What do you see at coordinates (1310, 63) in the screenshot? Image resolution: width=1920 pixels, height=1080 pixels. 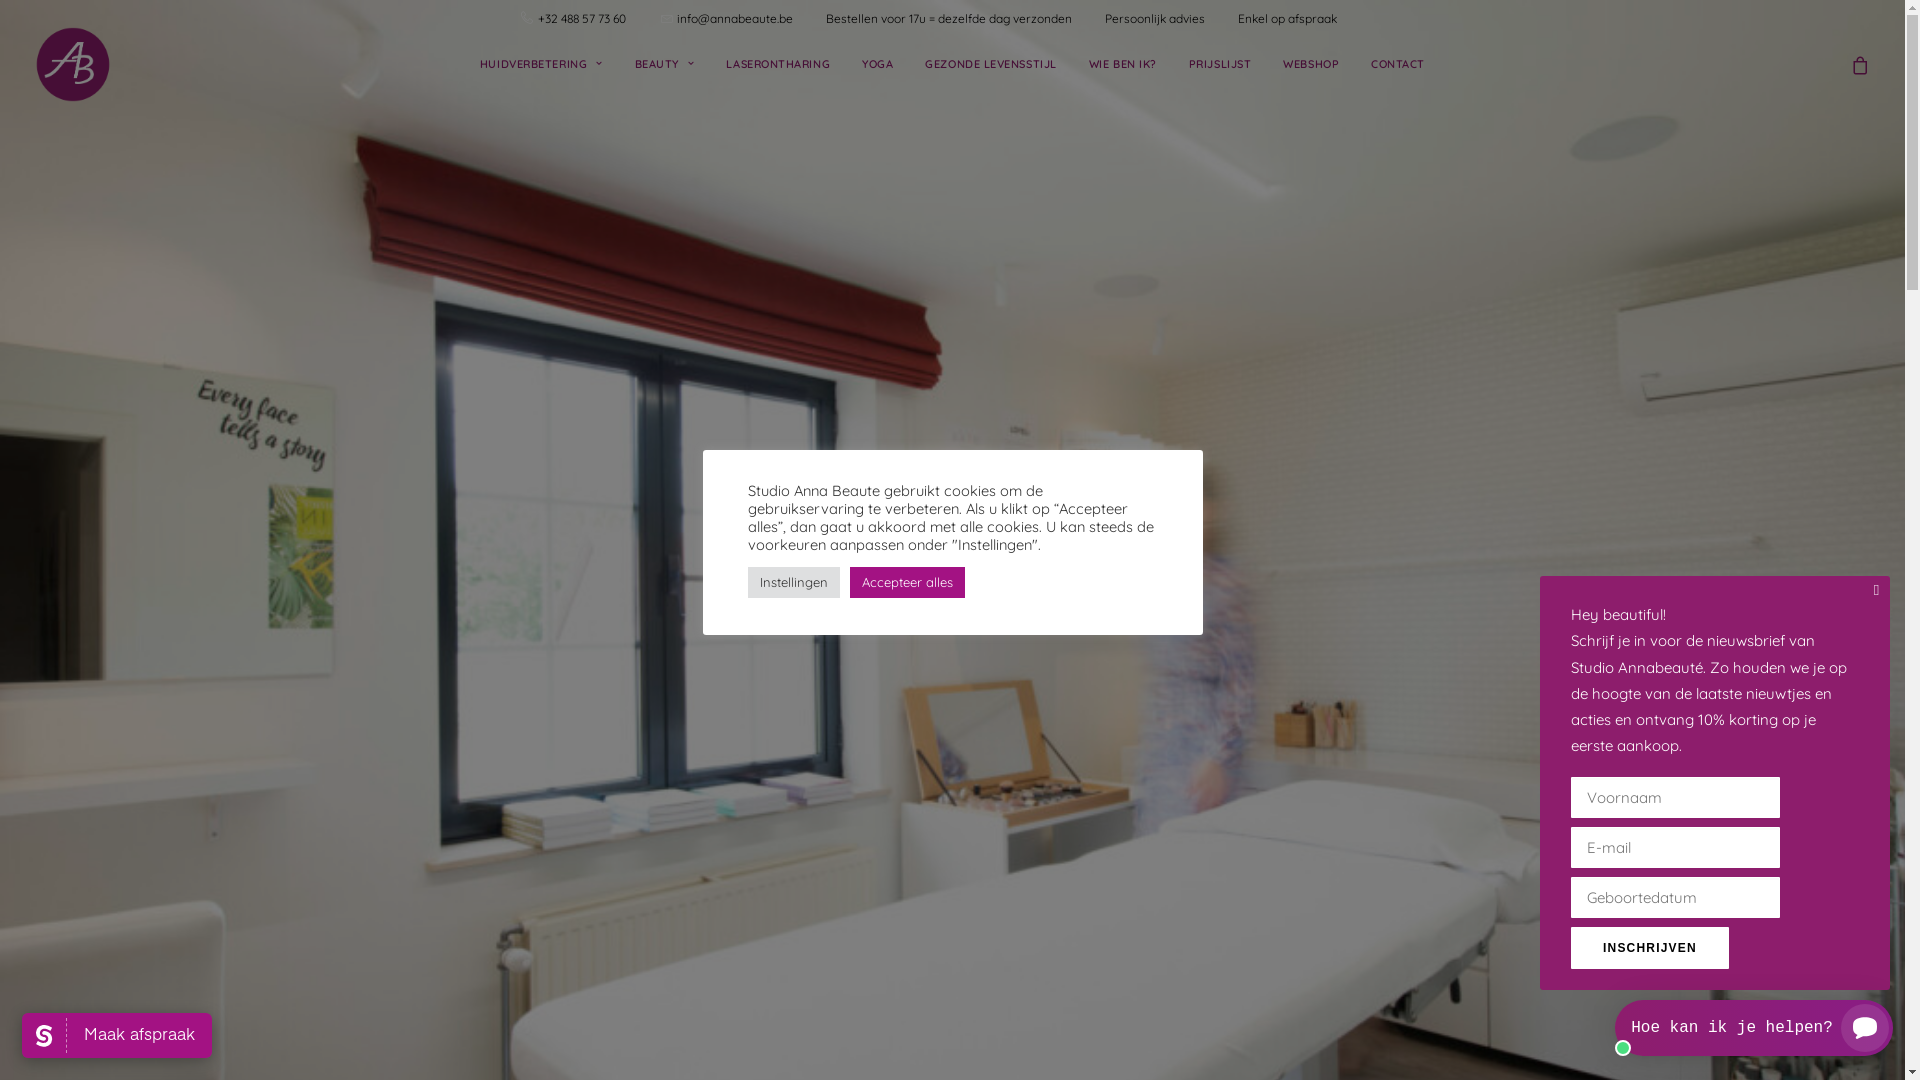 I see `'WEBSHOP'` at bounding box center [1310, 63].